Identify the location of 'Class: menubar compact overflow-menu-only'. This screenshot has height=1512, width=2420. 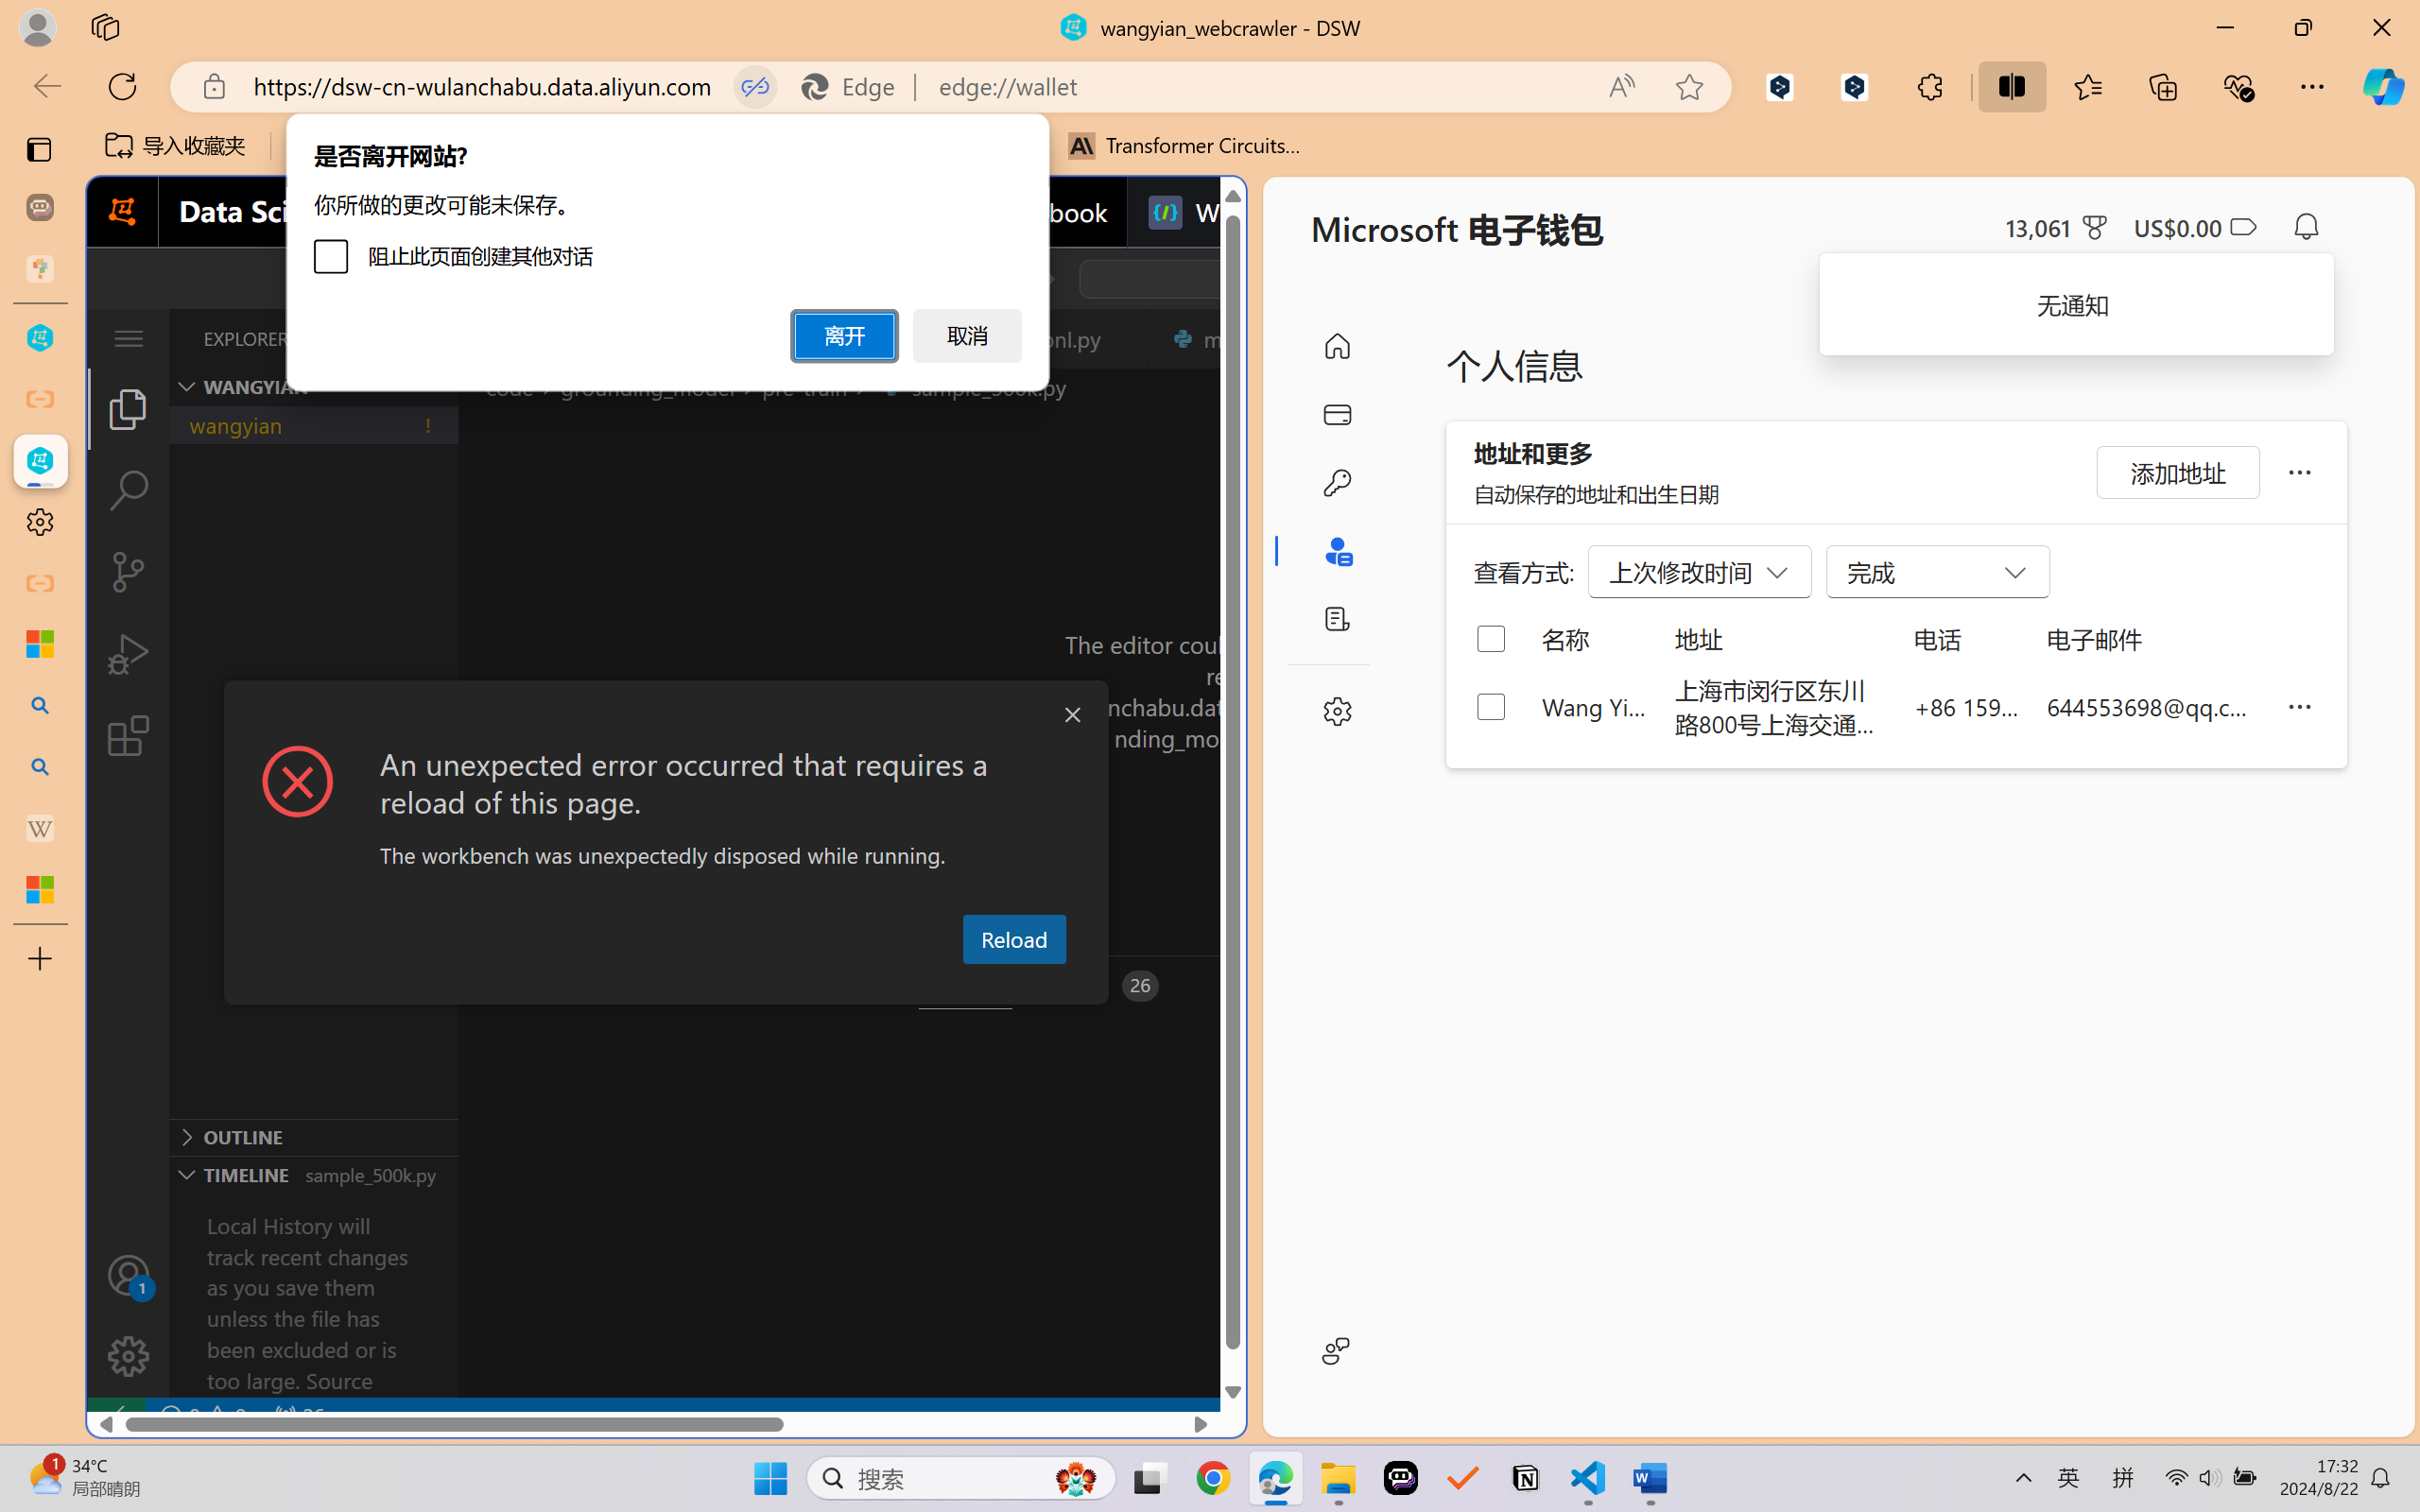
(127, 337).